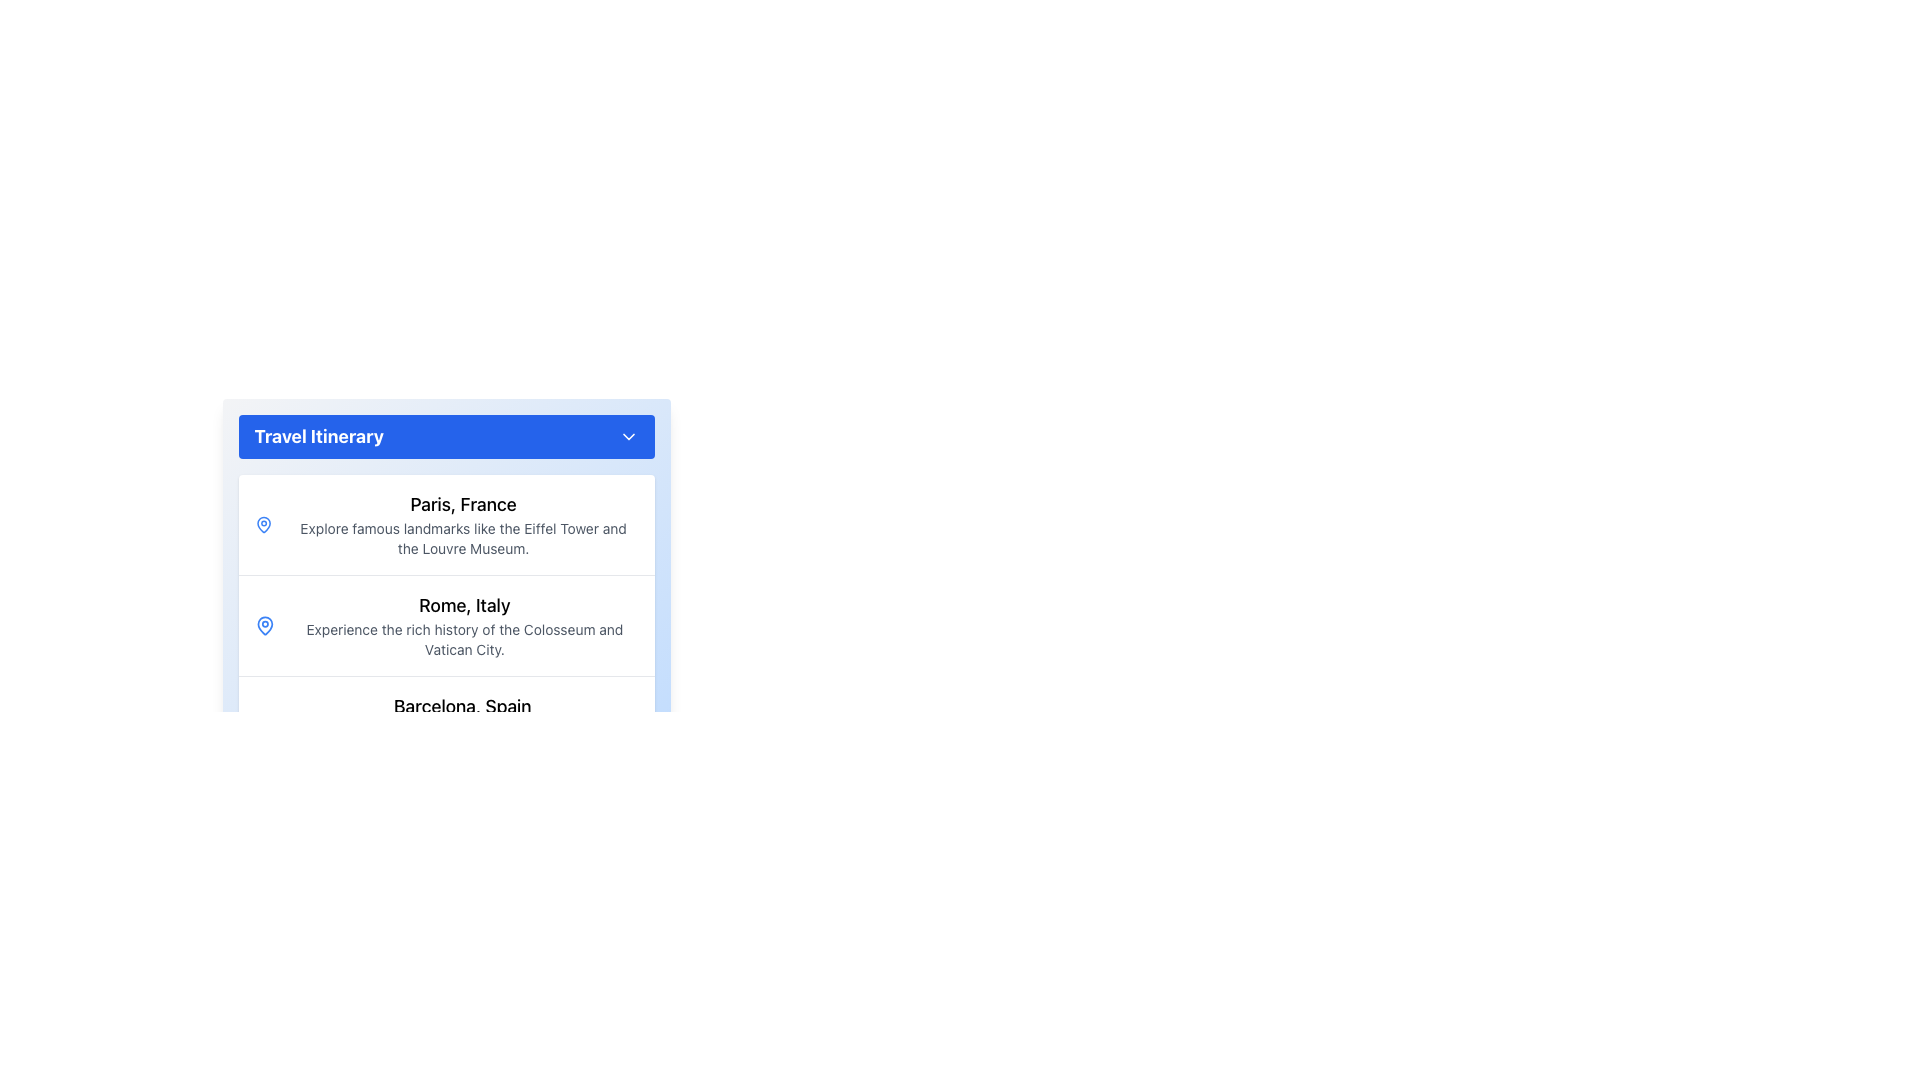 The width and height of the screenshot is (1920, 1080). I want to click on the travel destination section that displays information about 'Rome, Italy', which is the second section in the vertical list of places, so click(445, 595).